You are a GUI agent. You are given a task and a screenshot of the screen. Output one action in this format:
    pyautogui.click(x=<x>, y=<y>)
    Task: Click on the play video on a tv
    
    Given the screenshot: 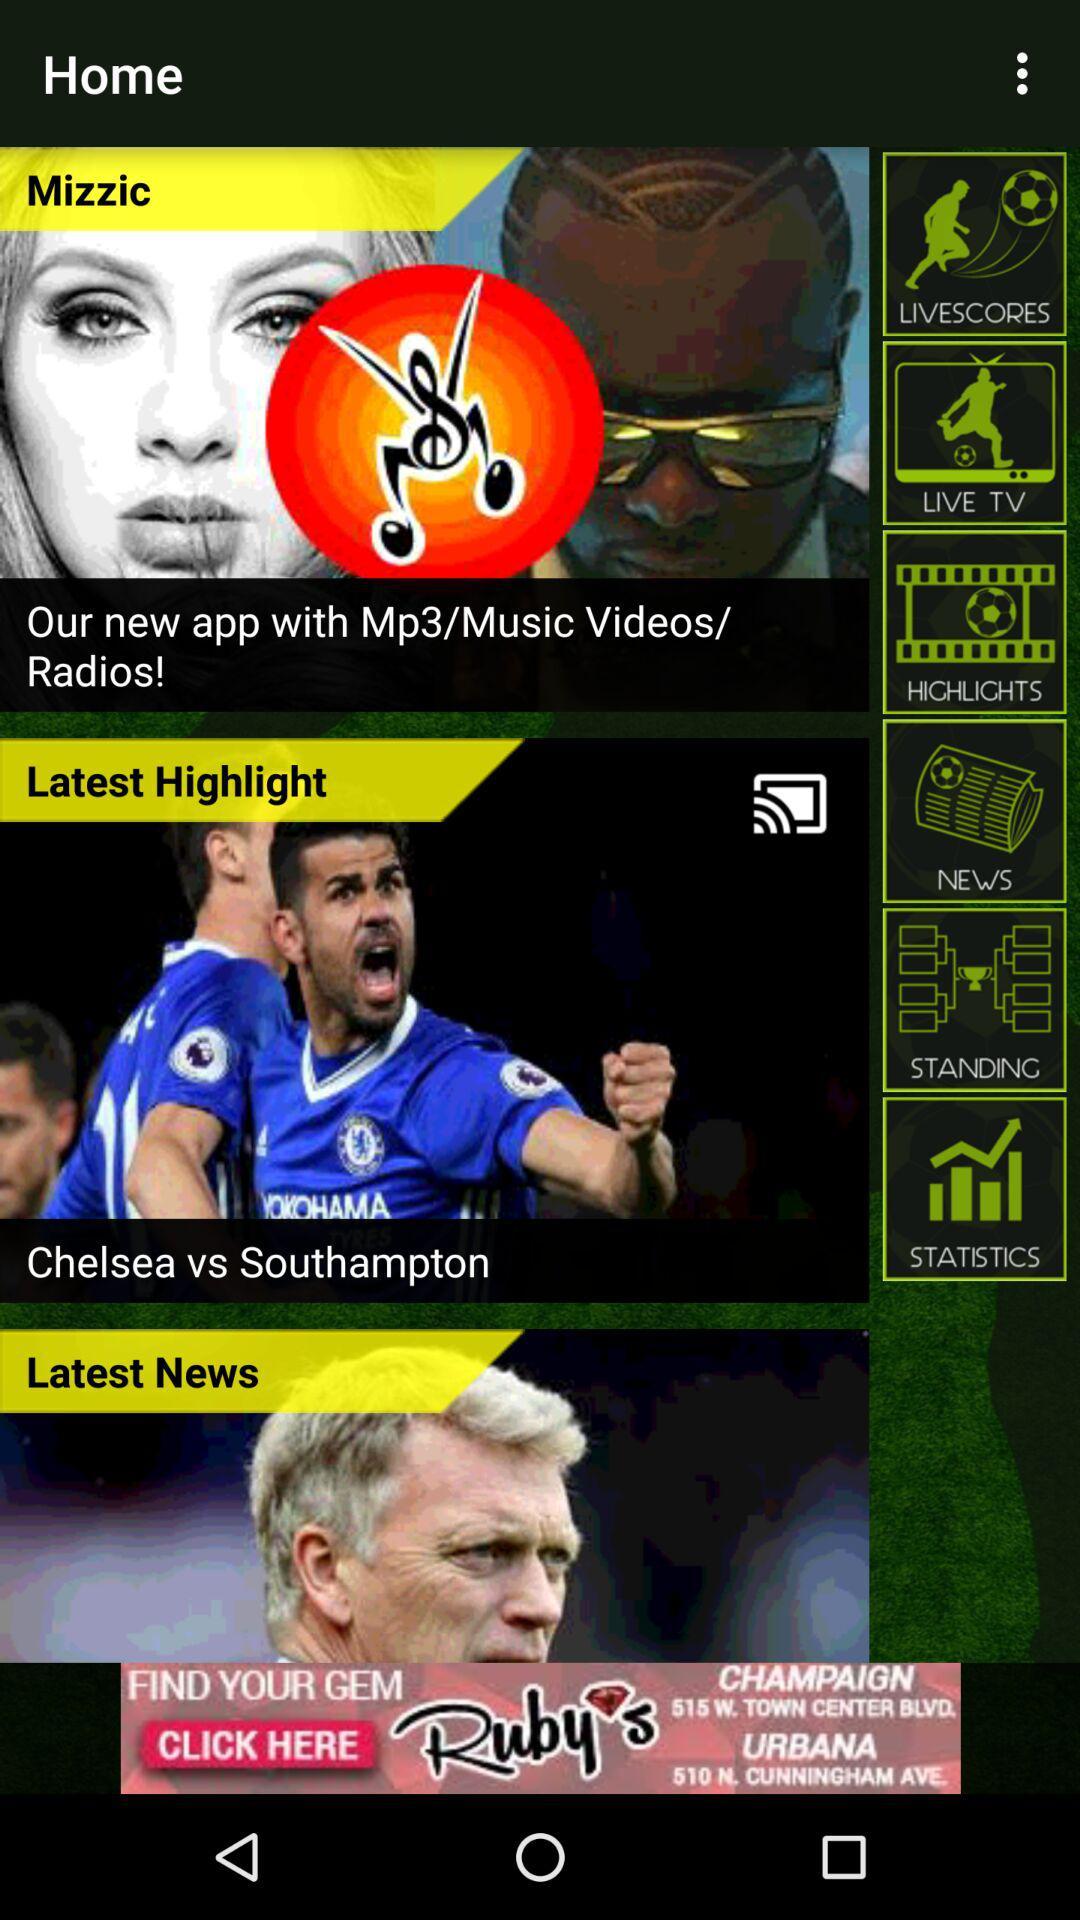 What is the action you would take?
    pyautogui.click(x=789, y=803)
    